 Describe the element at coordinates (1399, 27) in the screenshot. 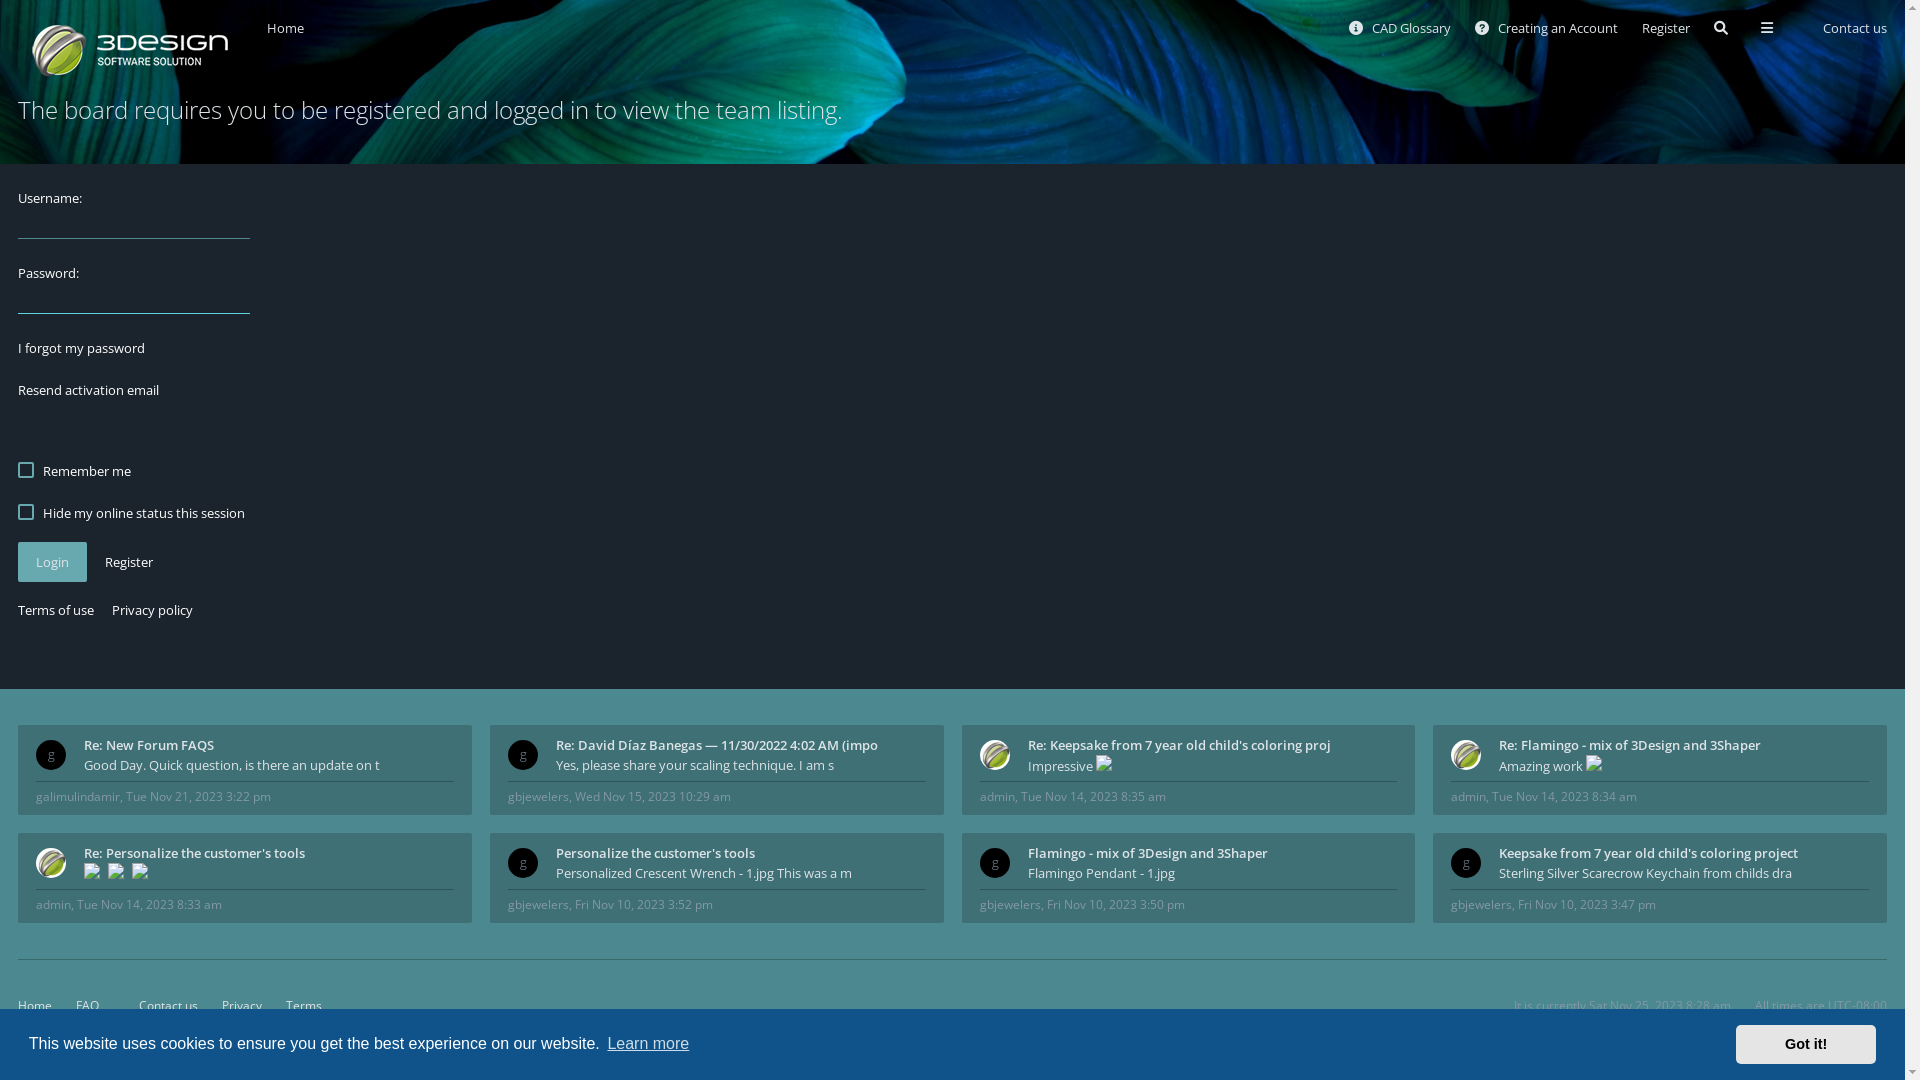

I see `'CAD Glossary'` at that location.